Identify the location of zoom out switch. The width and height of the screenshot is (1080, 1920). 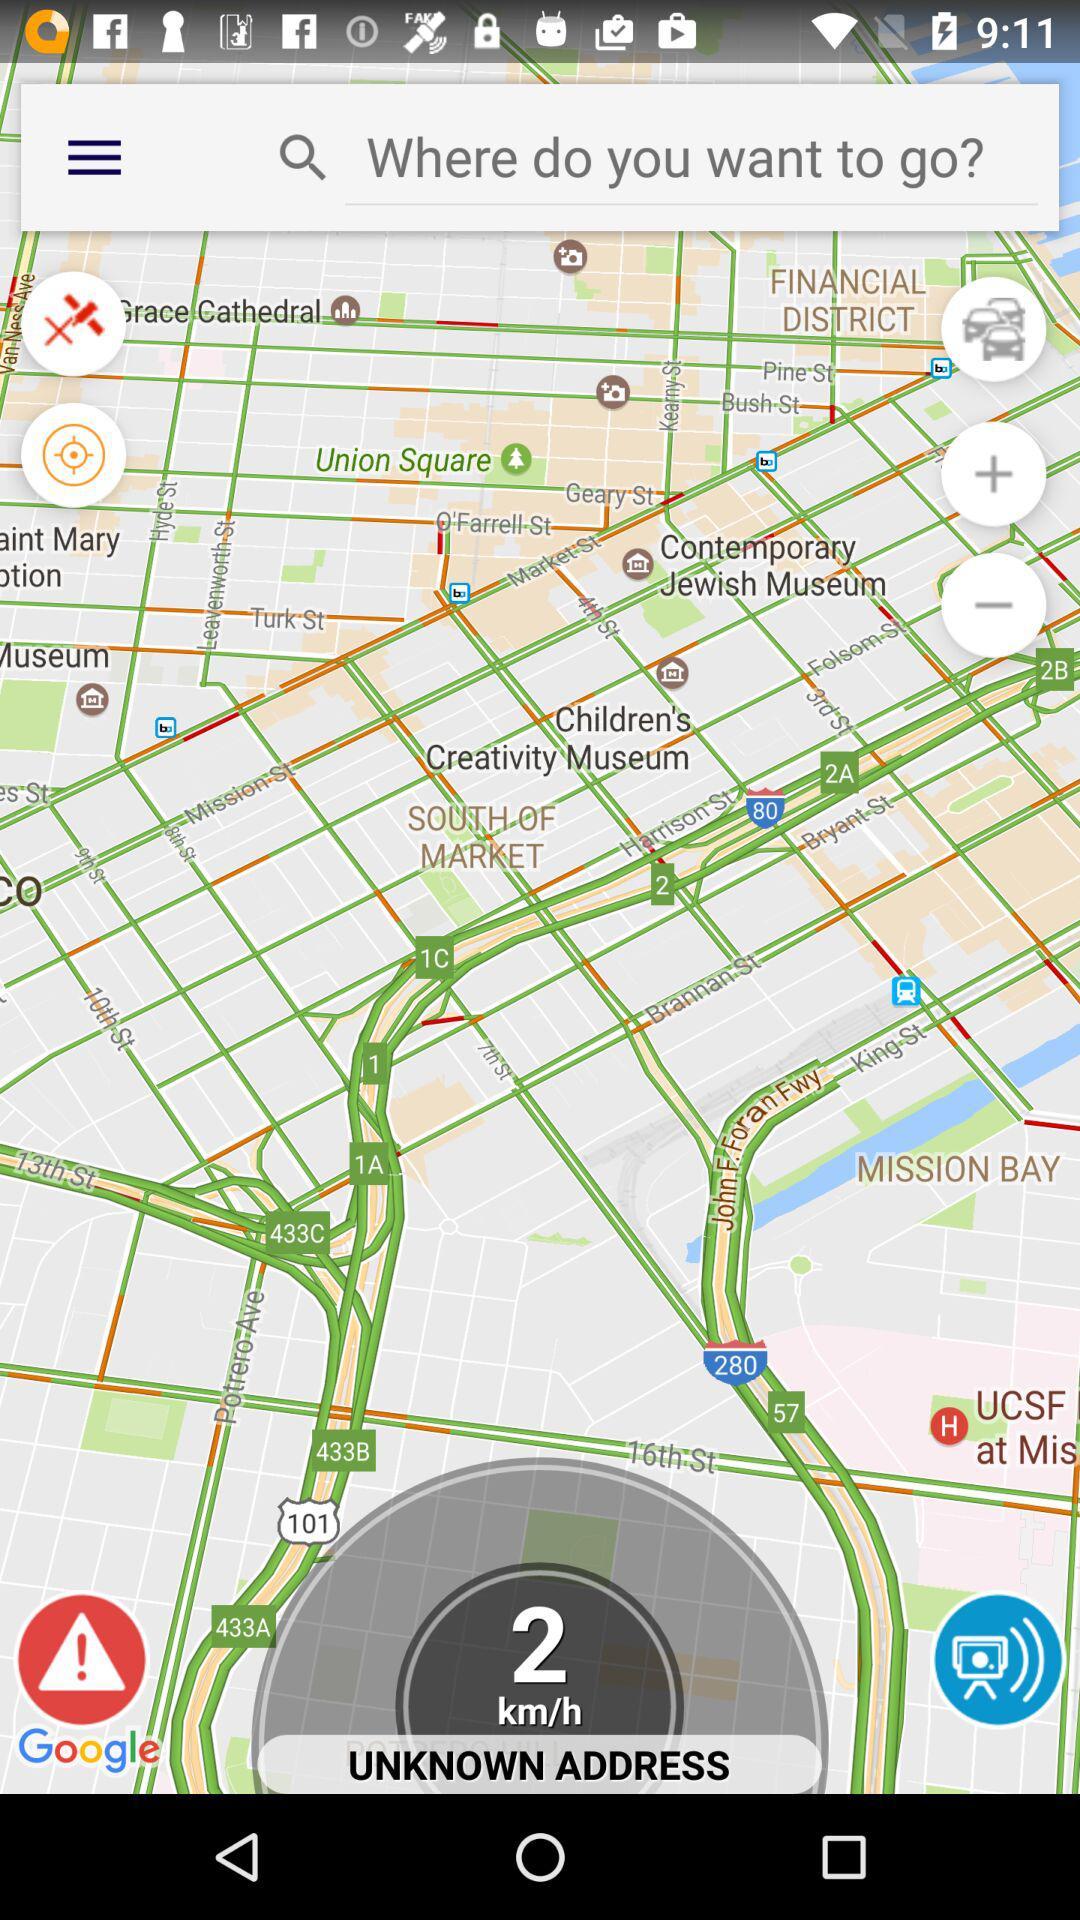
(993, 473).